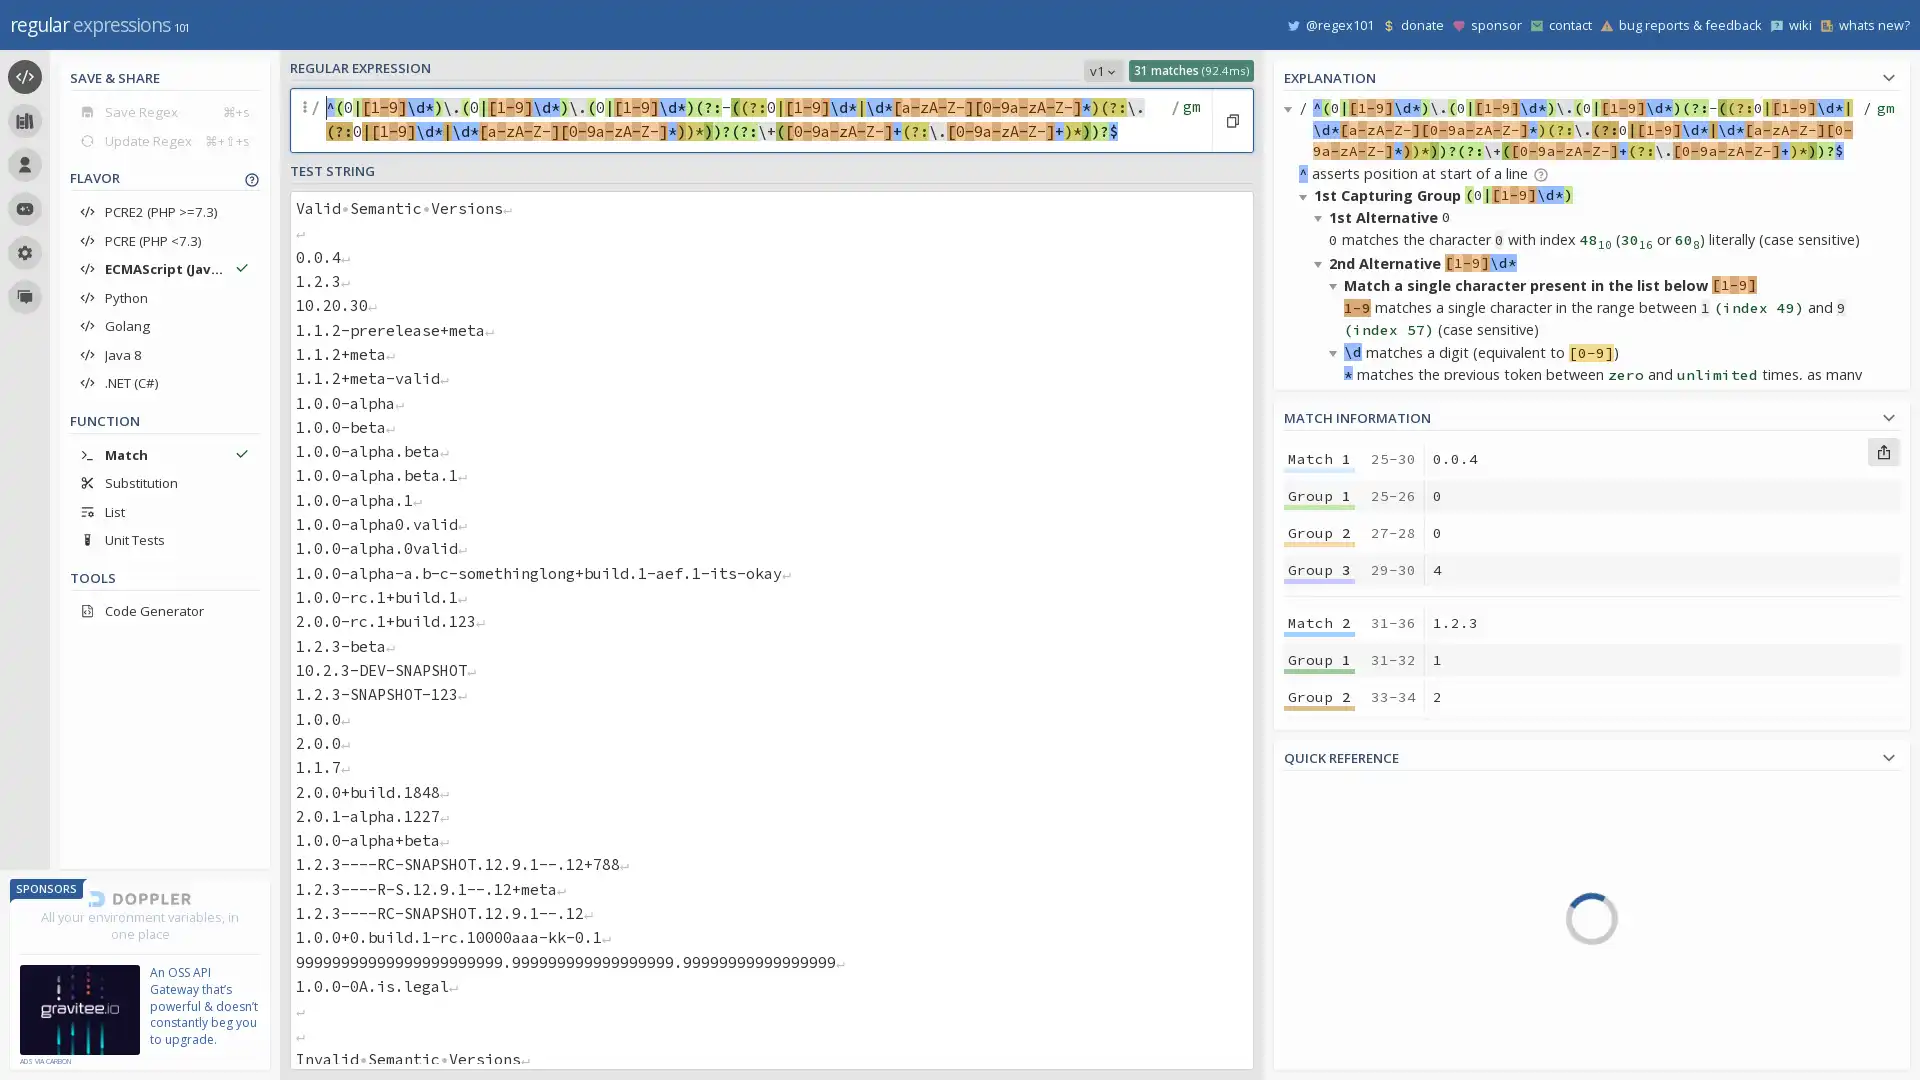 The height and width of the screenshot is (1080, 1920). What do you see at coordinates (1882, 451) in the screenshot?
I see `Export Matches` at bounding box center [1882, 451].